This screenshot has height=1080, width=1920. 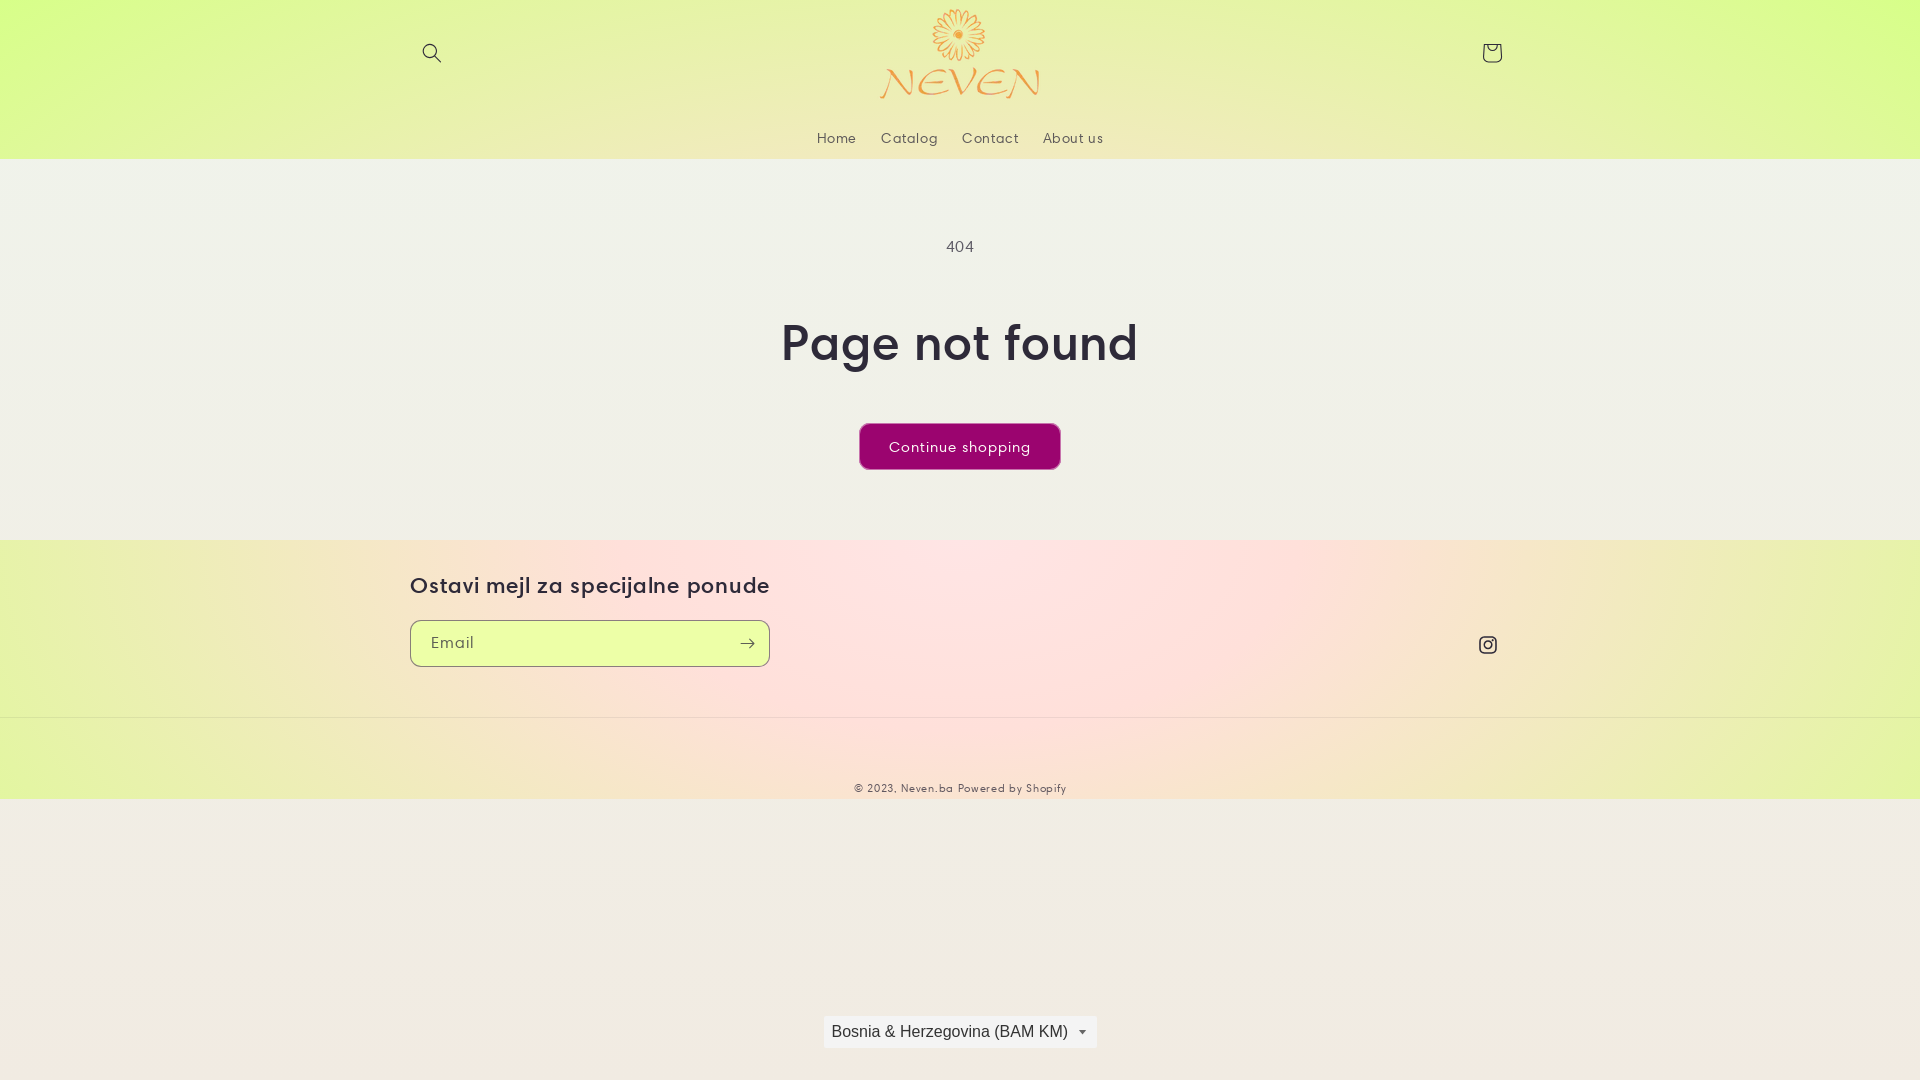 What do you see at coordinates (989, 136) in the screenshot?
I see `'Contact'` at bounding box center [989, 136].